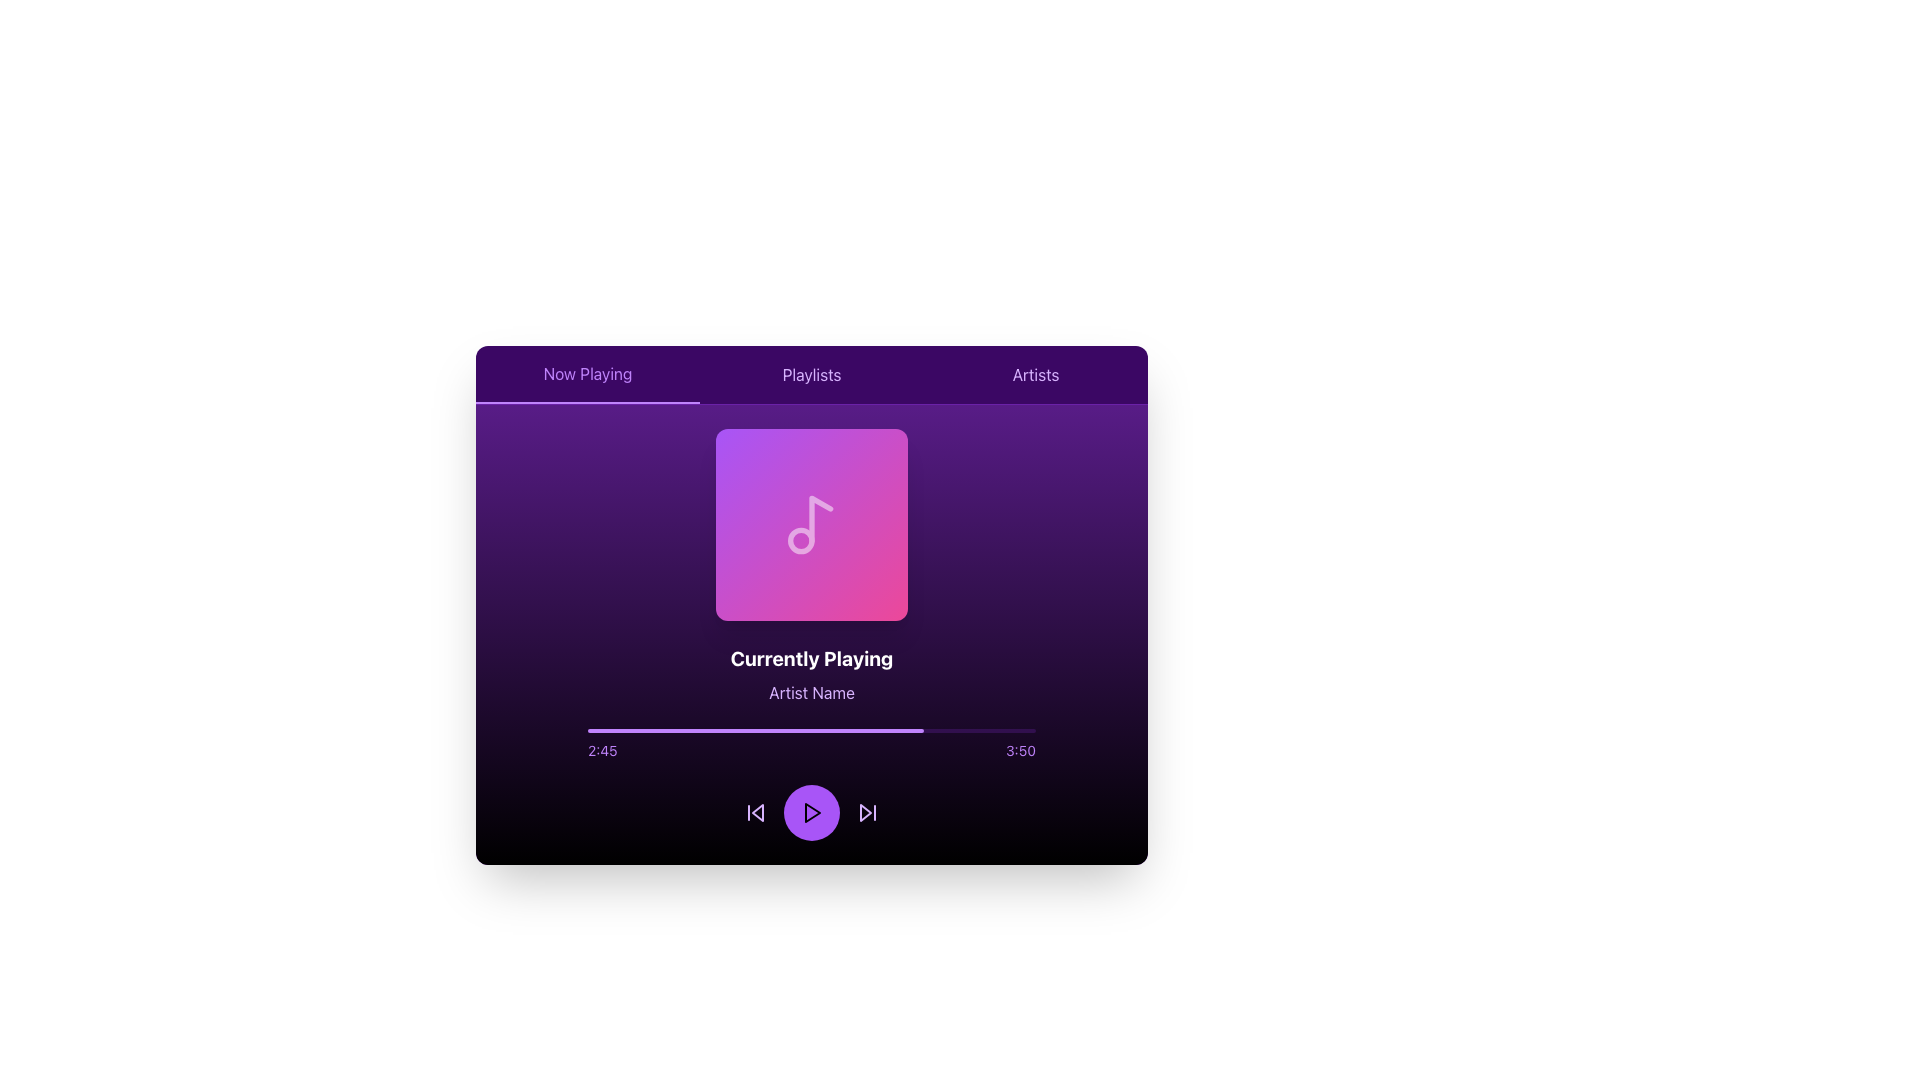 This screenshot has width=1920, height=1080. Describe the element at coordinates (1021, 751) in the screenshot. I see `the text label displaying '3:50' in a small, purple font, positioned at the far-right end of the horizontal progress bar` at that location.